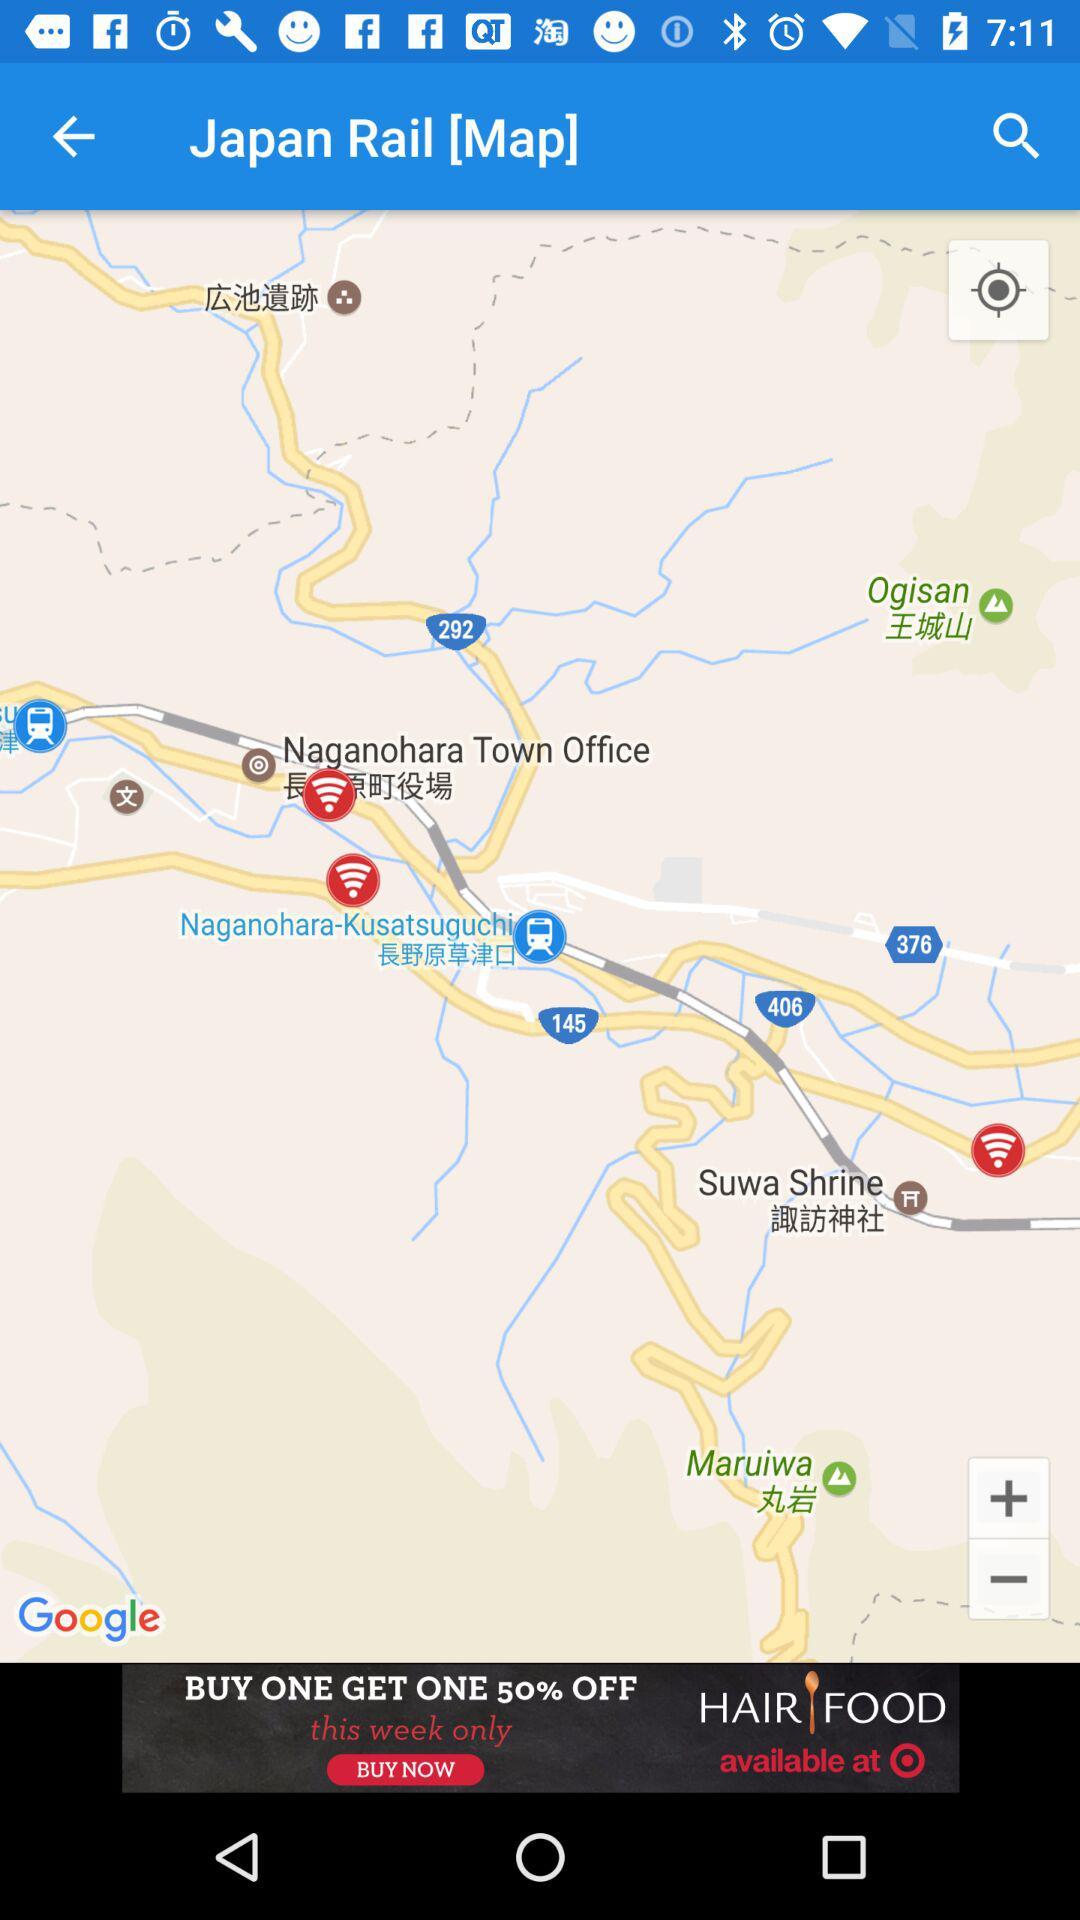  What do you see at coordinates (540, 1727) in the screenshot?
I see `banner add` at bounding box center [540, 1727].